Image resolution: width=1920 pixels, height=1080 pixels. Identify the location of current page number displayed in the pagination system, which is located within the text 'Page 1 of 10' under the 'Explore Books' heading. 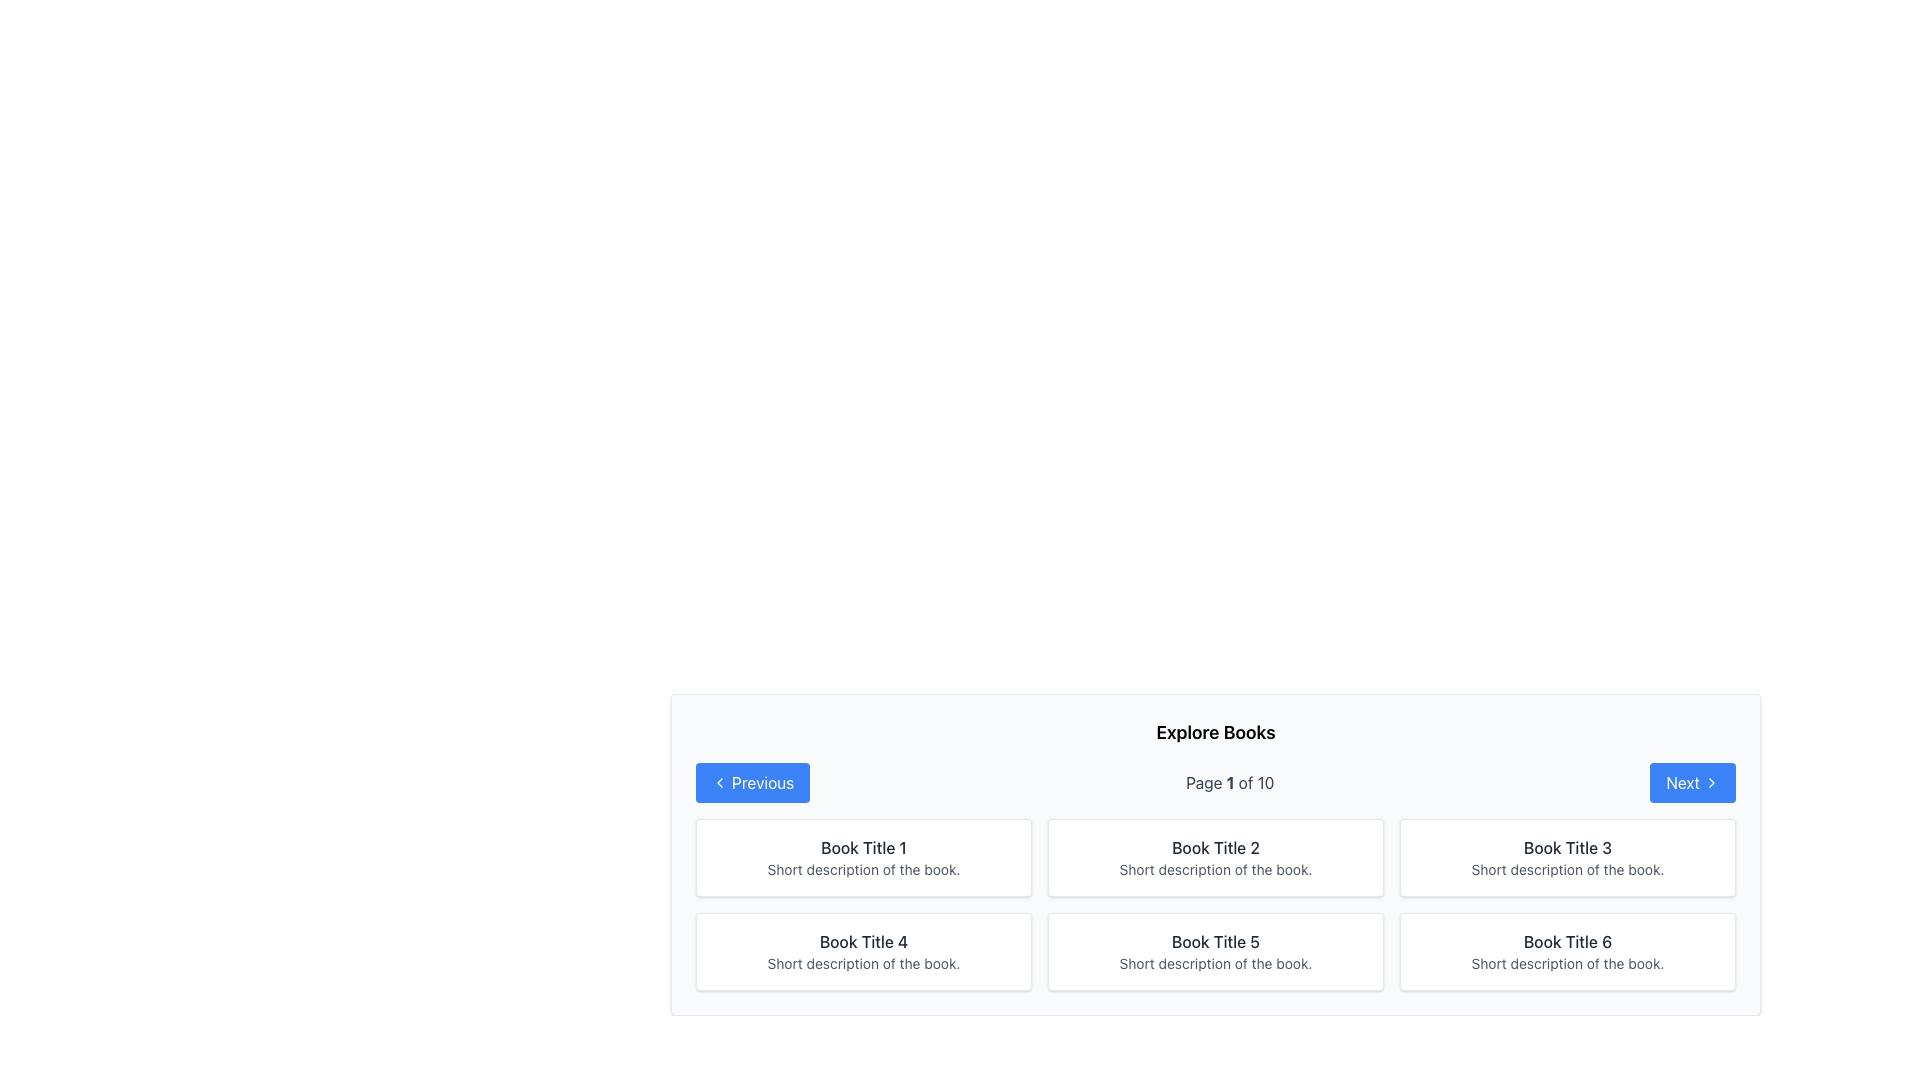
(1229, 782).